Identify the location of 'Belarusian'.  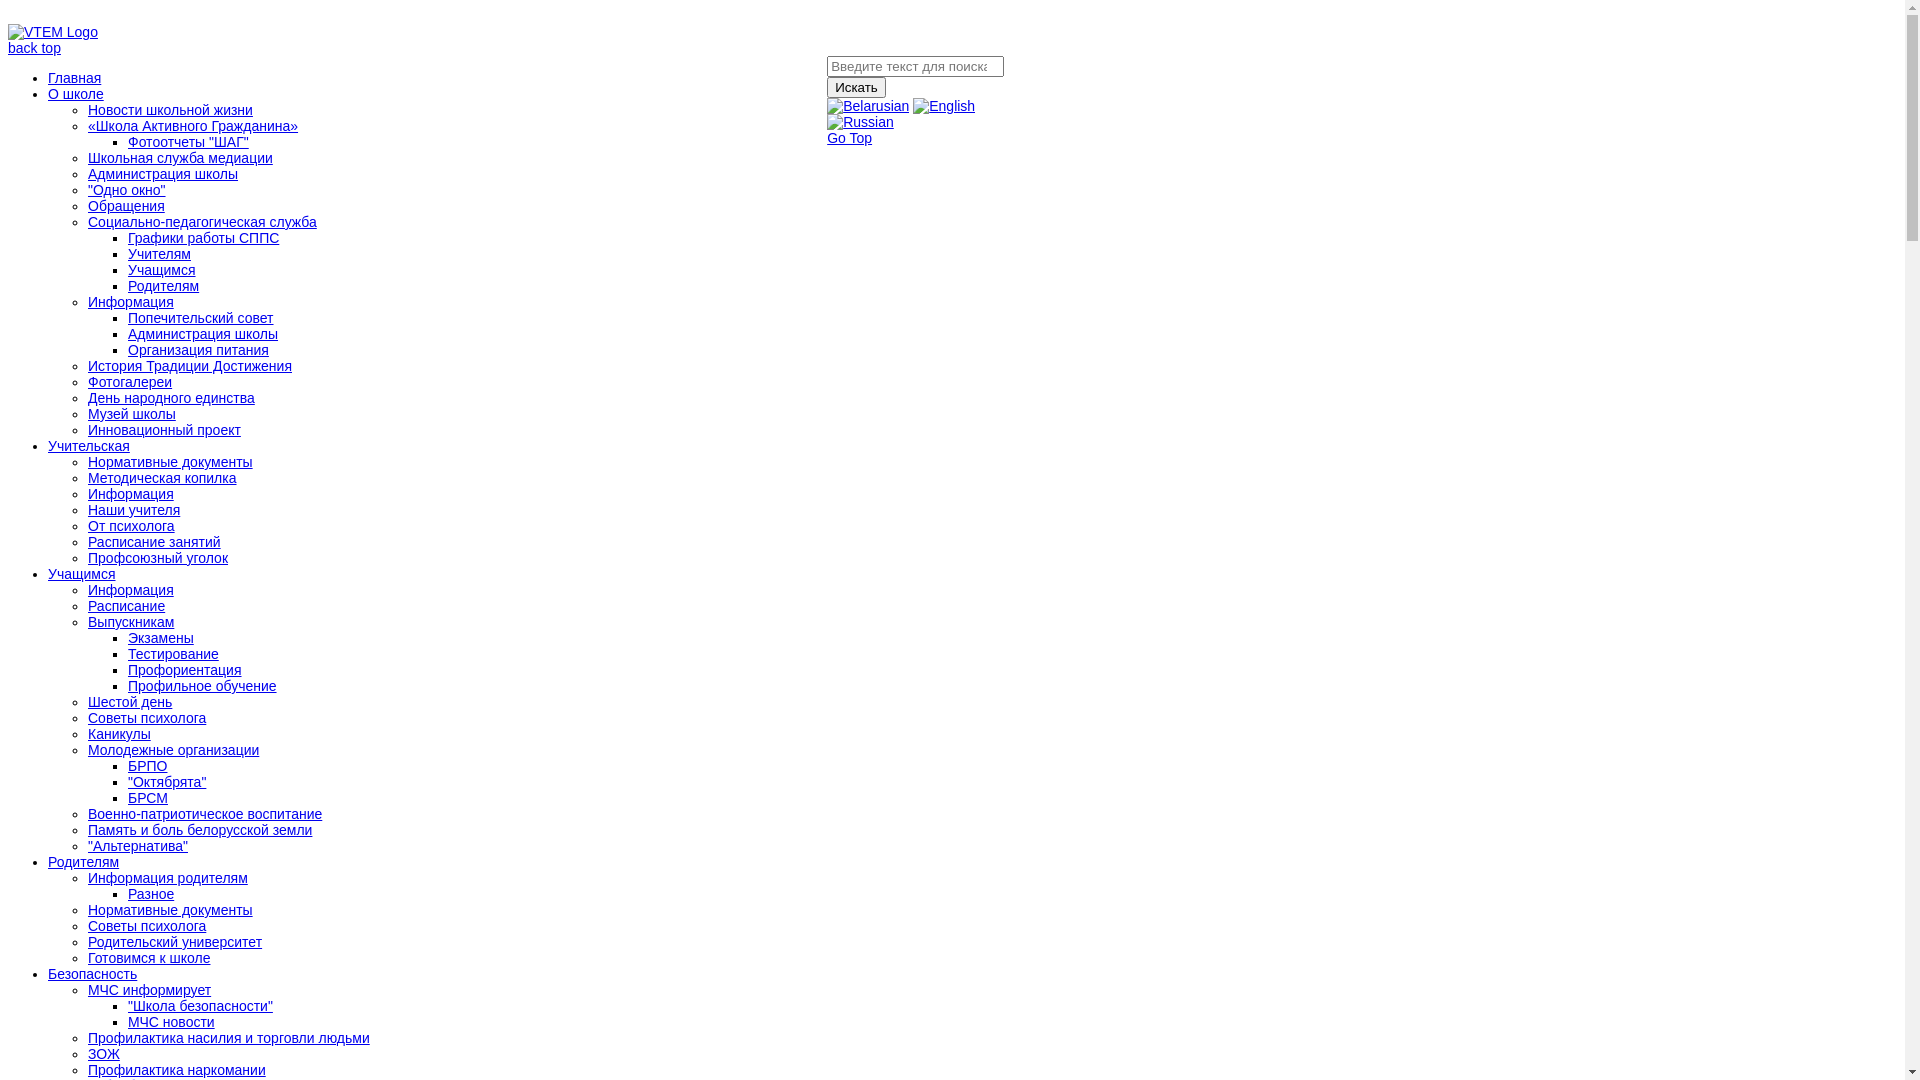
(868, 105).